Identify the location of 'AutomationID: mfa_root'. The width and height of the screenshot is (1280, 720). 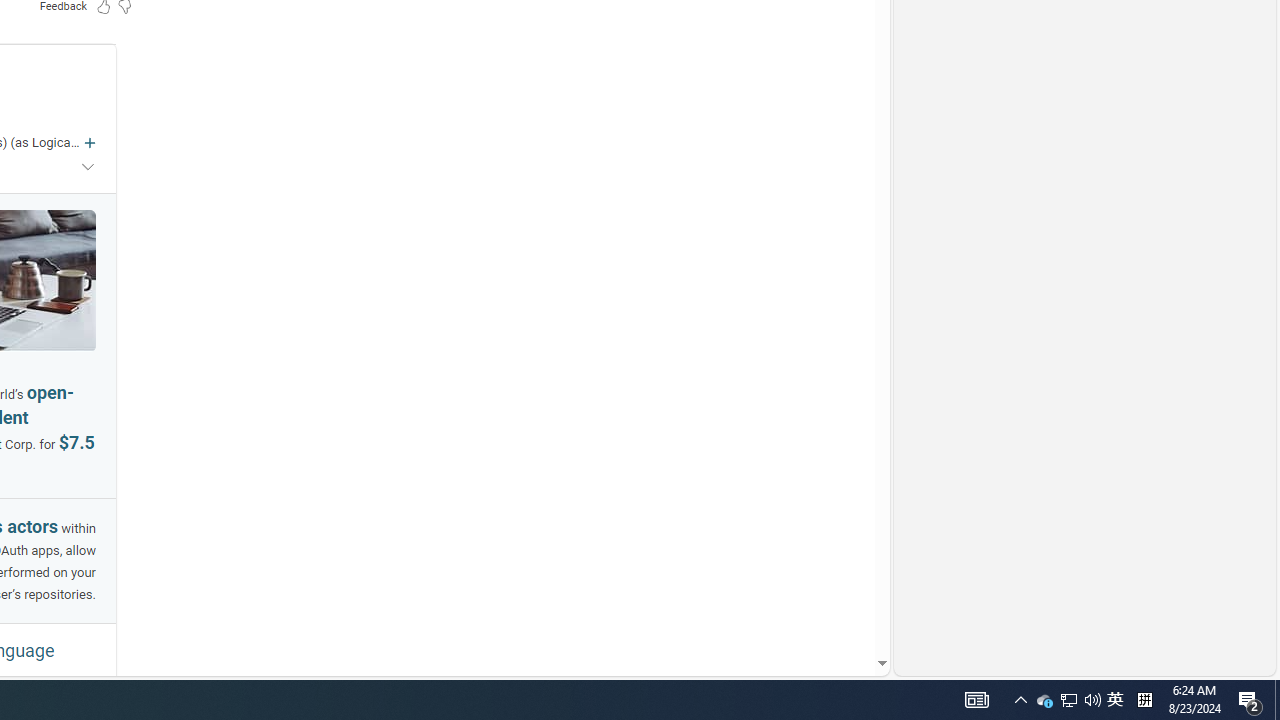
(807, 602).